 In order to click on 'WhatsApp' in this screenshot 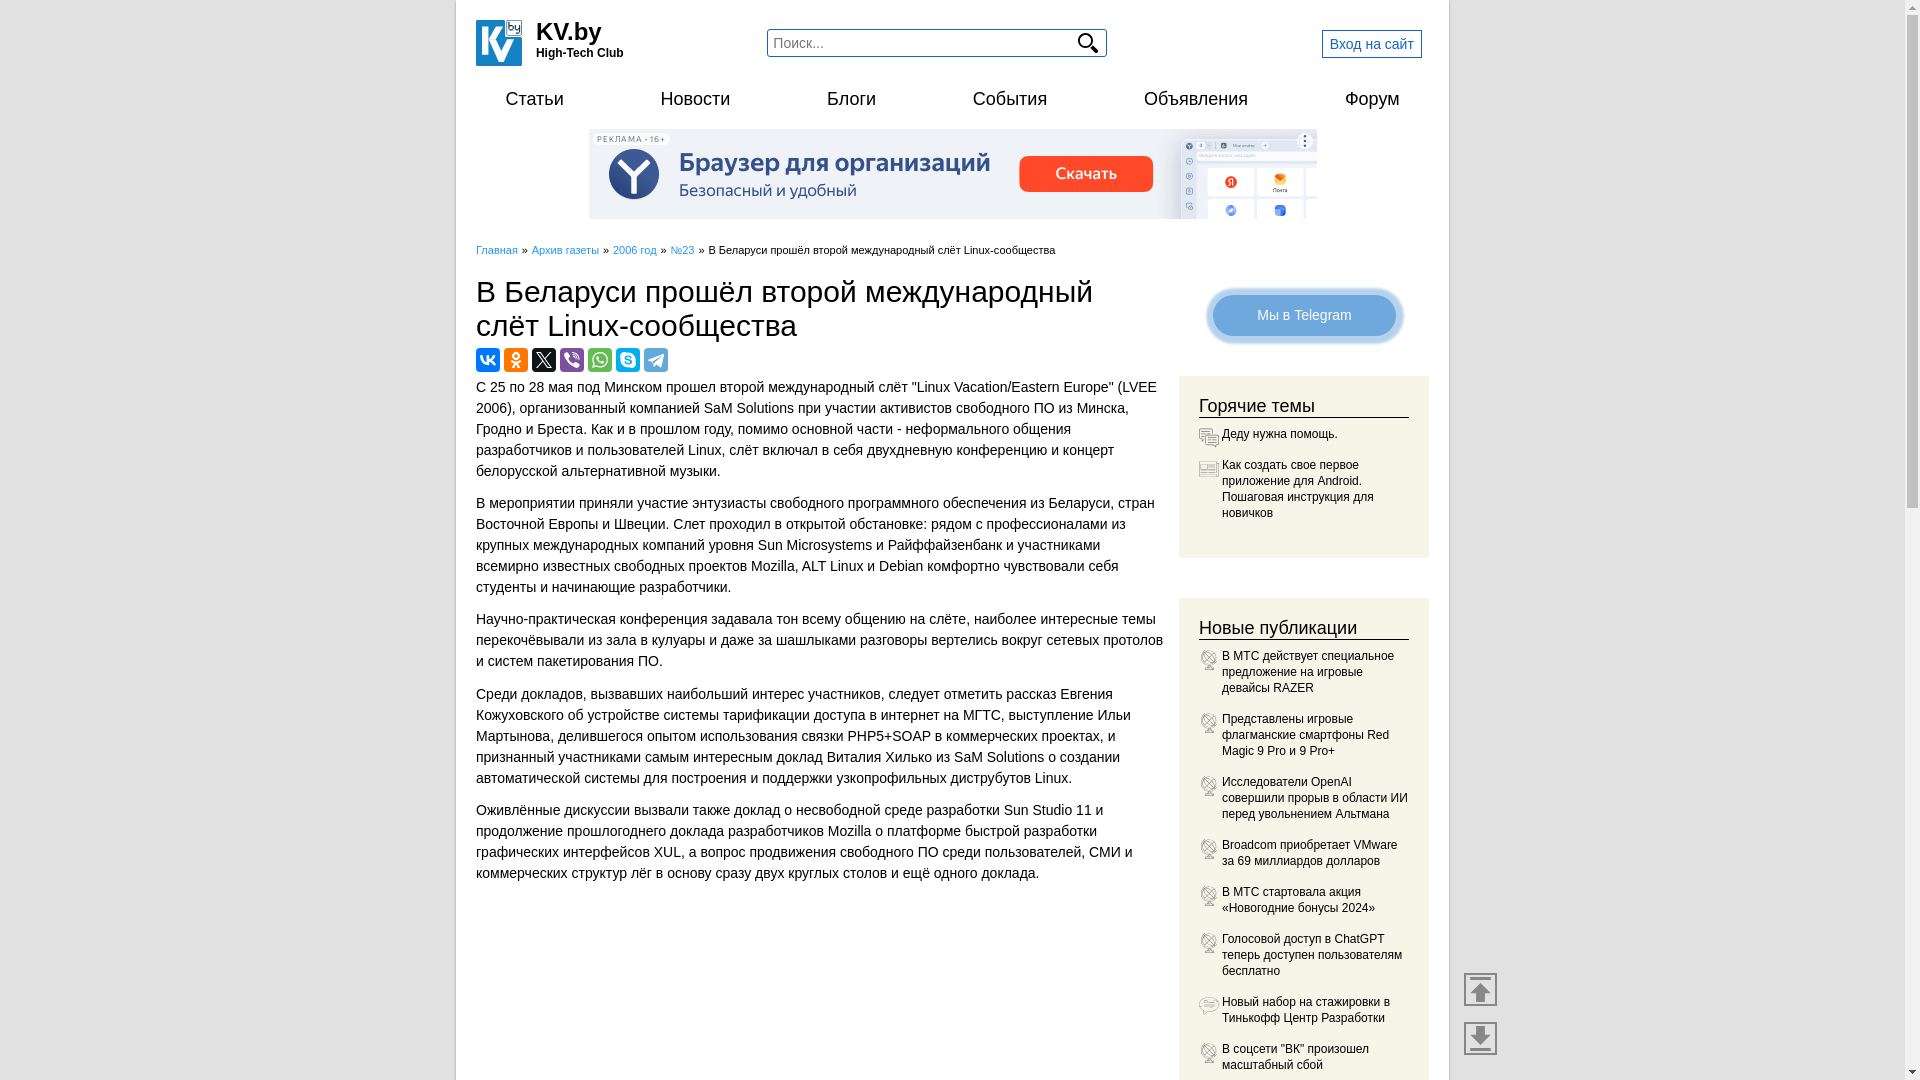, I will do `click(599, 358)`.